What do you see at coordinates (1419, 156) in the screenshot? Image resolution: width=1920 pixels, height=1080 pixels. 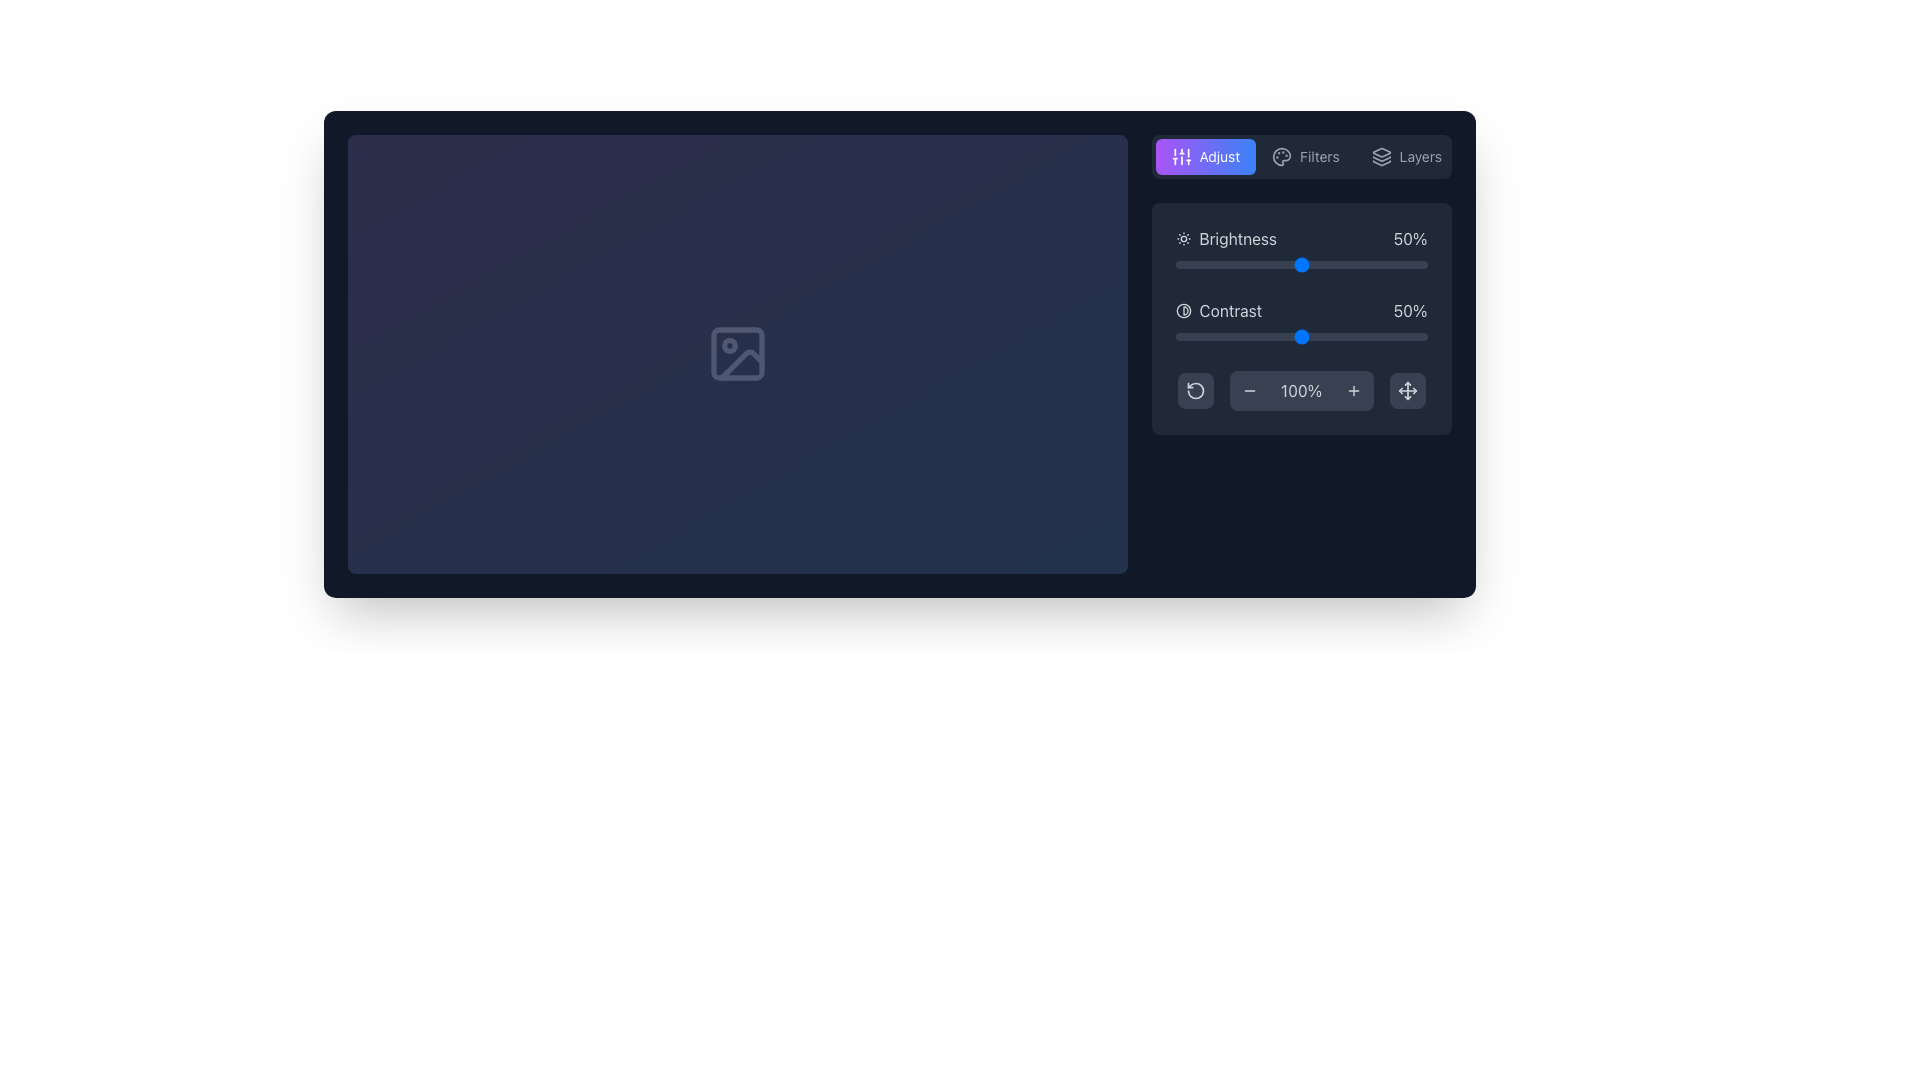 I see `the 'Layers' text label in the top-right menu bar` at bounding box center [1419, 156].